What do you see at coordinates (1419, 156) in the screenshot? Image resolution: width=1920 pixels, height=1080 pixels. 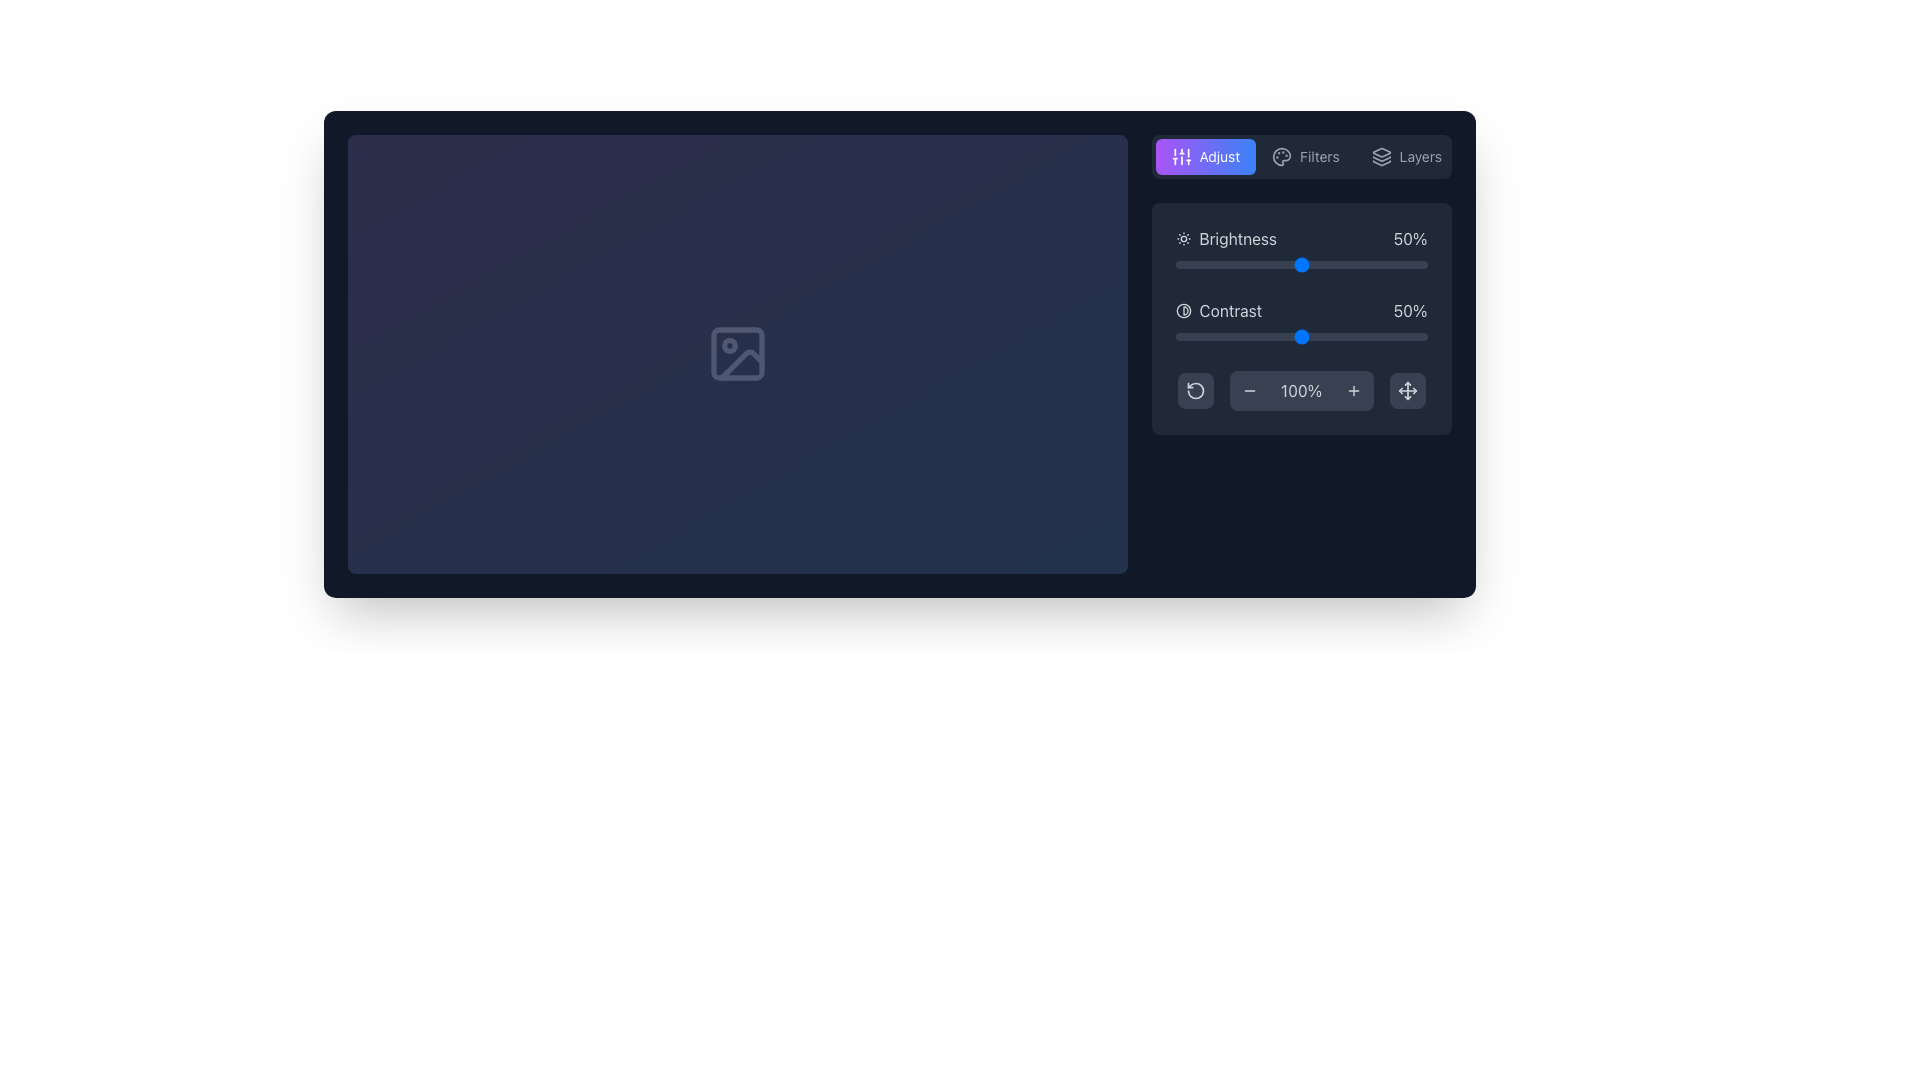 I see `the 'Layers' text label in the top-right menu bar` at bounding box center [1419, 156].